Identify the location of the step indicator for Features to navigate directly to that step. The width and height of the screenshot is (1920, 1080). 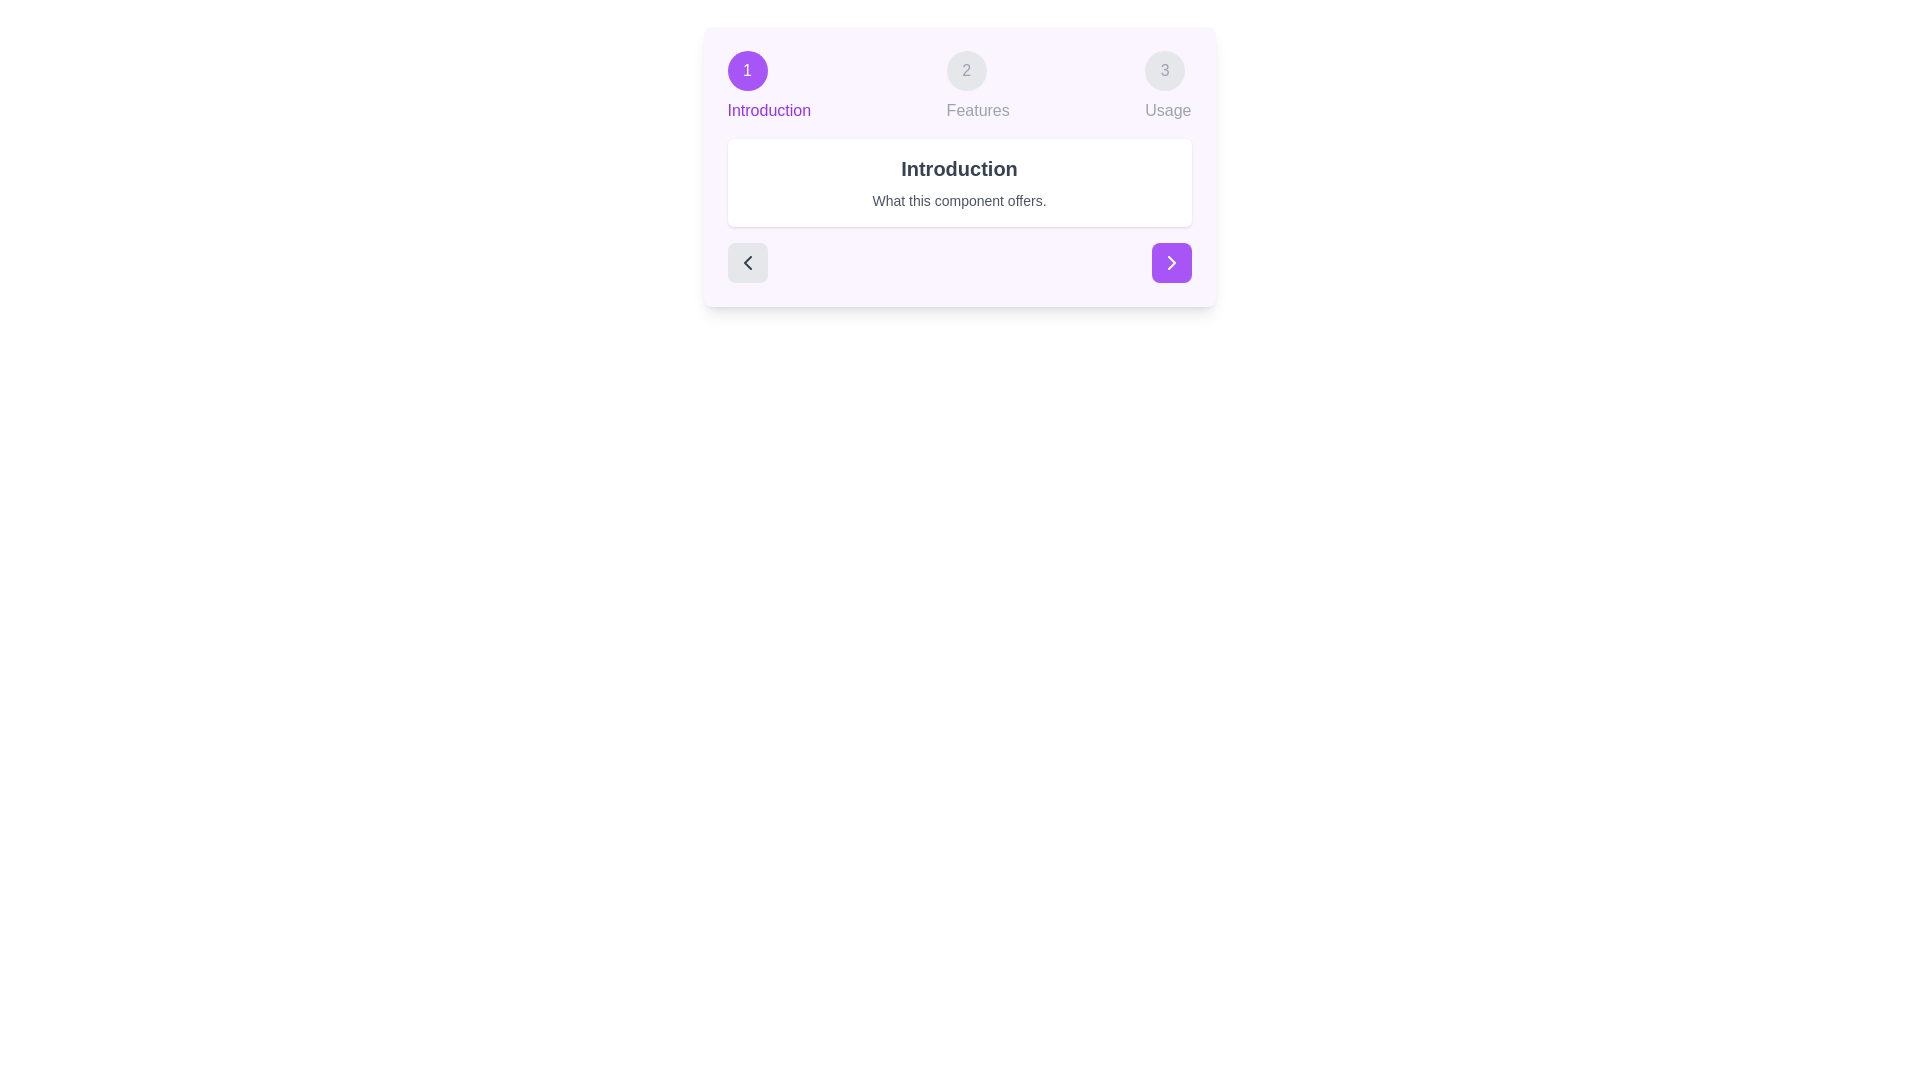
(978, 86).